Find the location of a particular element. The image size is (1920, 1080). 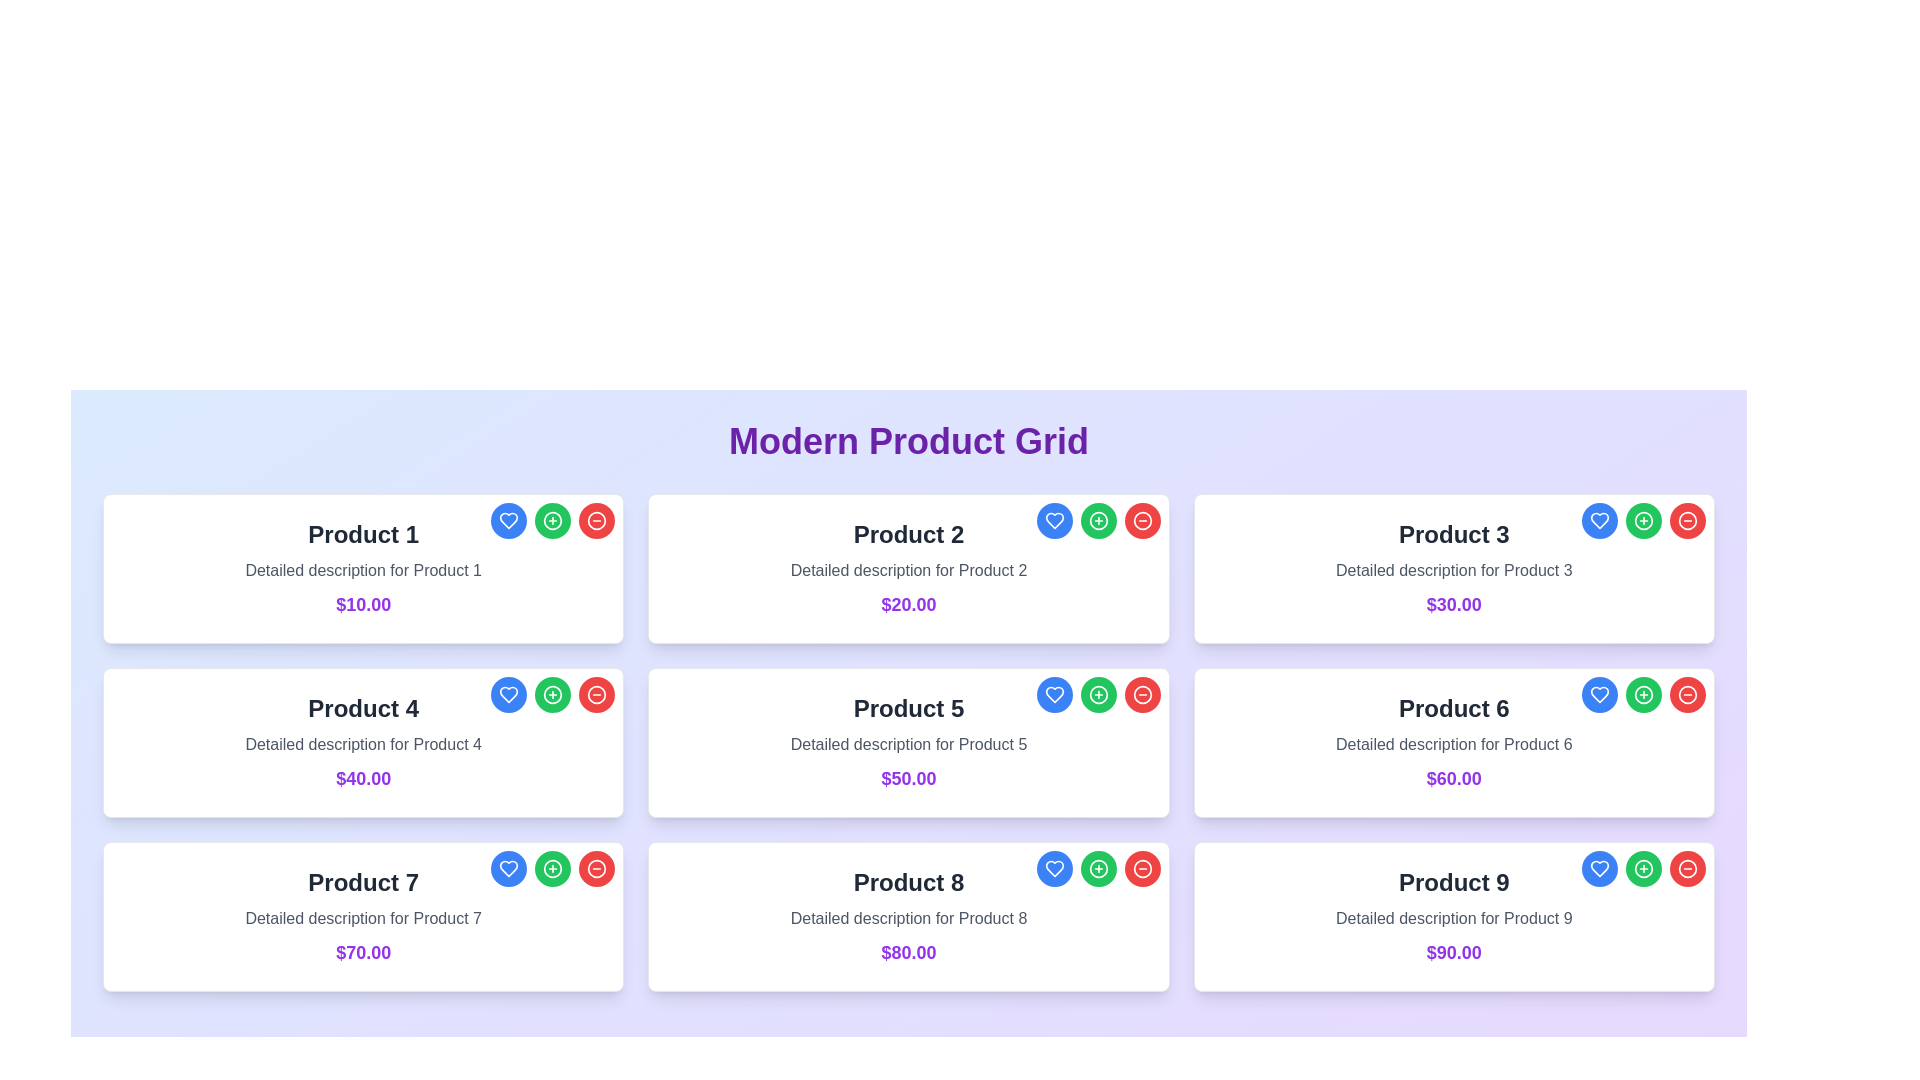

the circular blue button with a white heart icon, located at the top-right corner of the 'Product 2' card, to like or favorite the item is located at coordinates (1053, 519).